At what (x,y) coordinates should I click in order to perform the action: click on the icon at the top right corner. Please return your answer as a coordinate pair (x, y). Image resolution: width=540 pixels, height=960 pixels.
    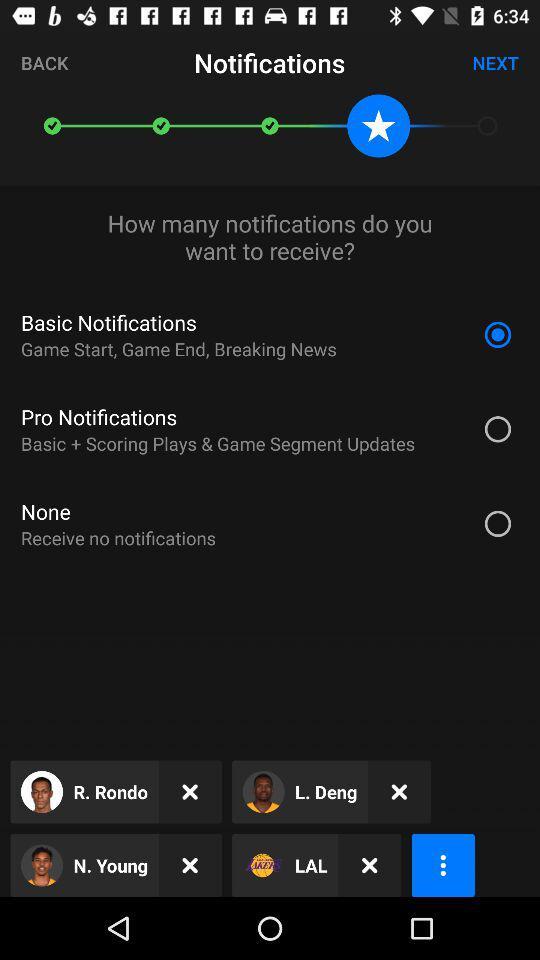
    Looking at the image, I should click on (494, 62).